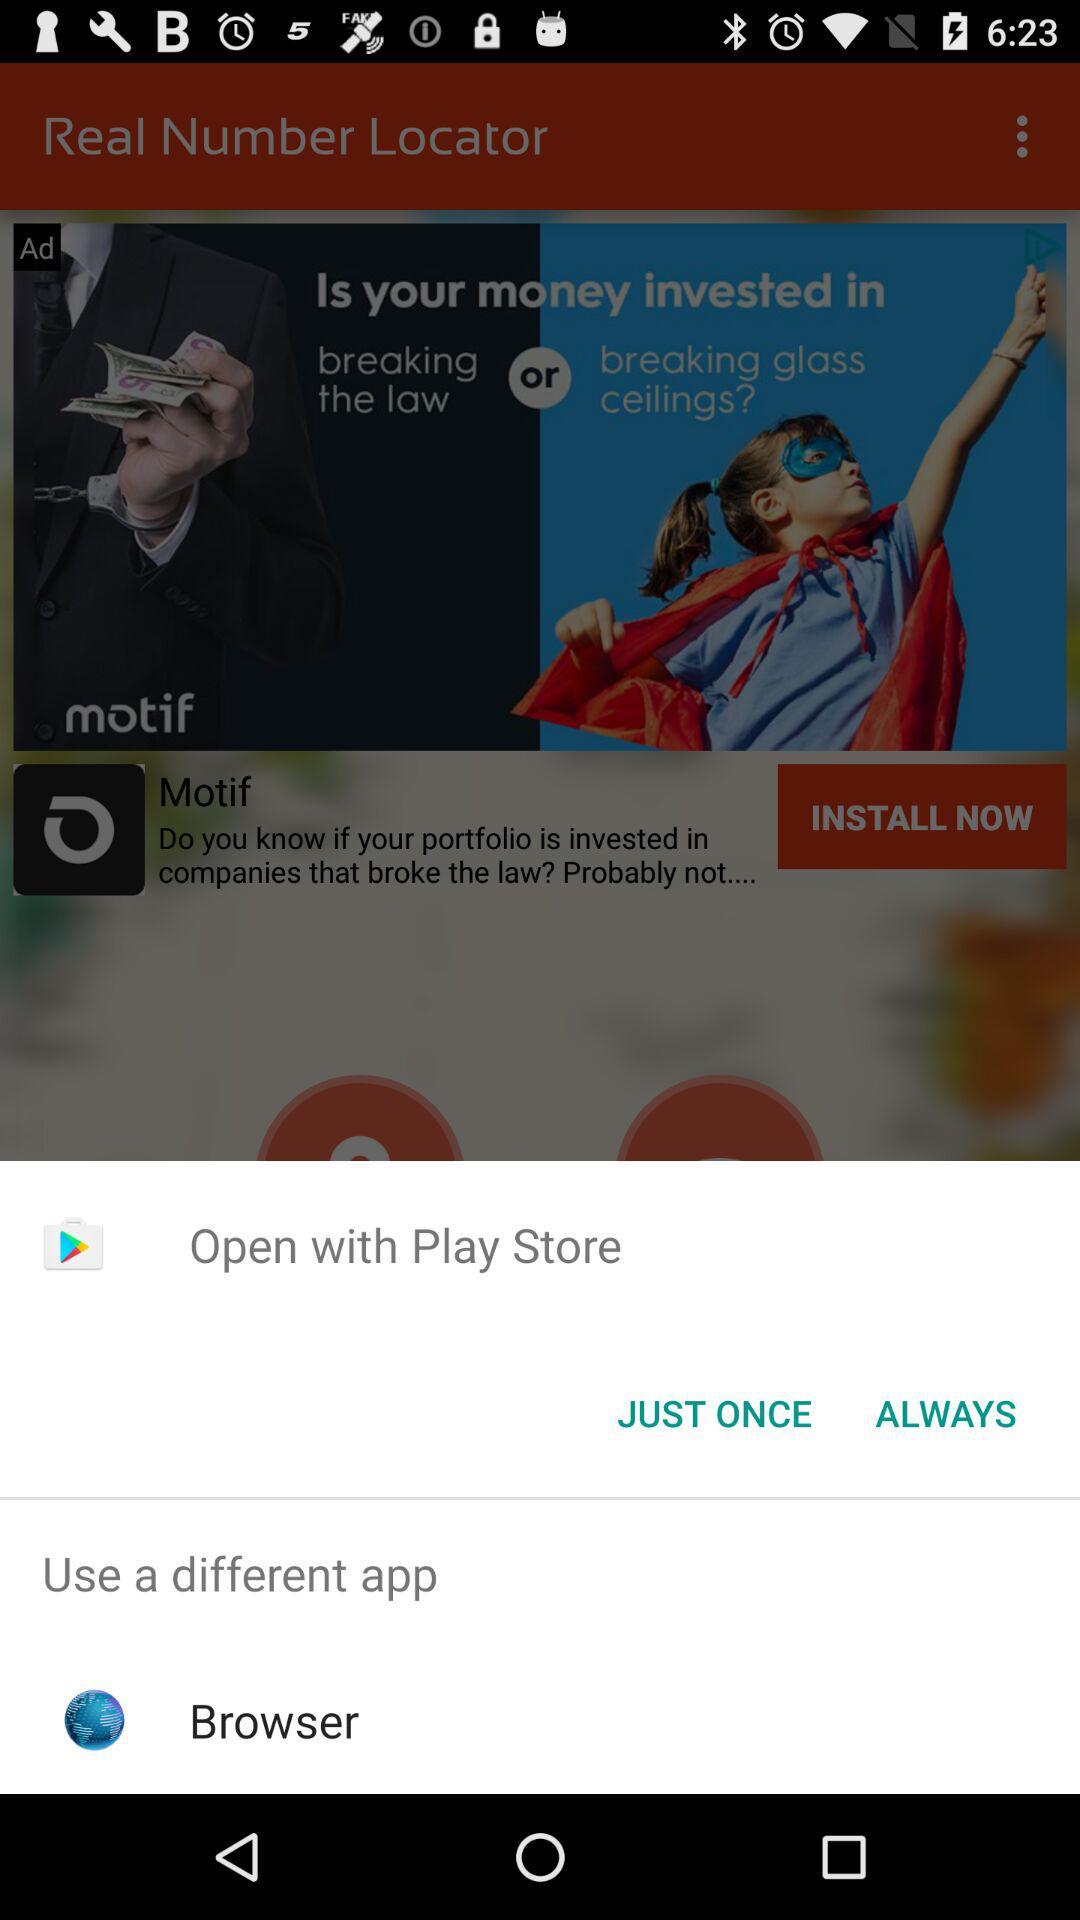 The image size is (1080, 1920). Describe the element at coordinates (274, 1719) in the screenshot. I see `the browser` at that location.